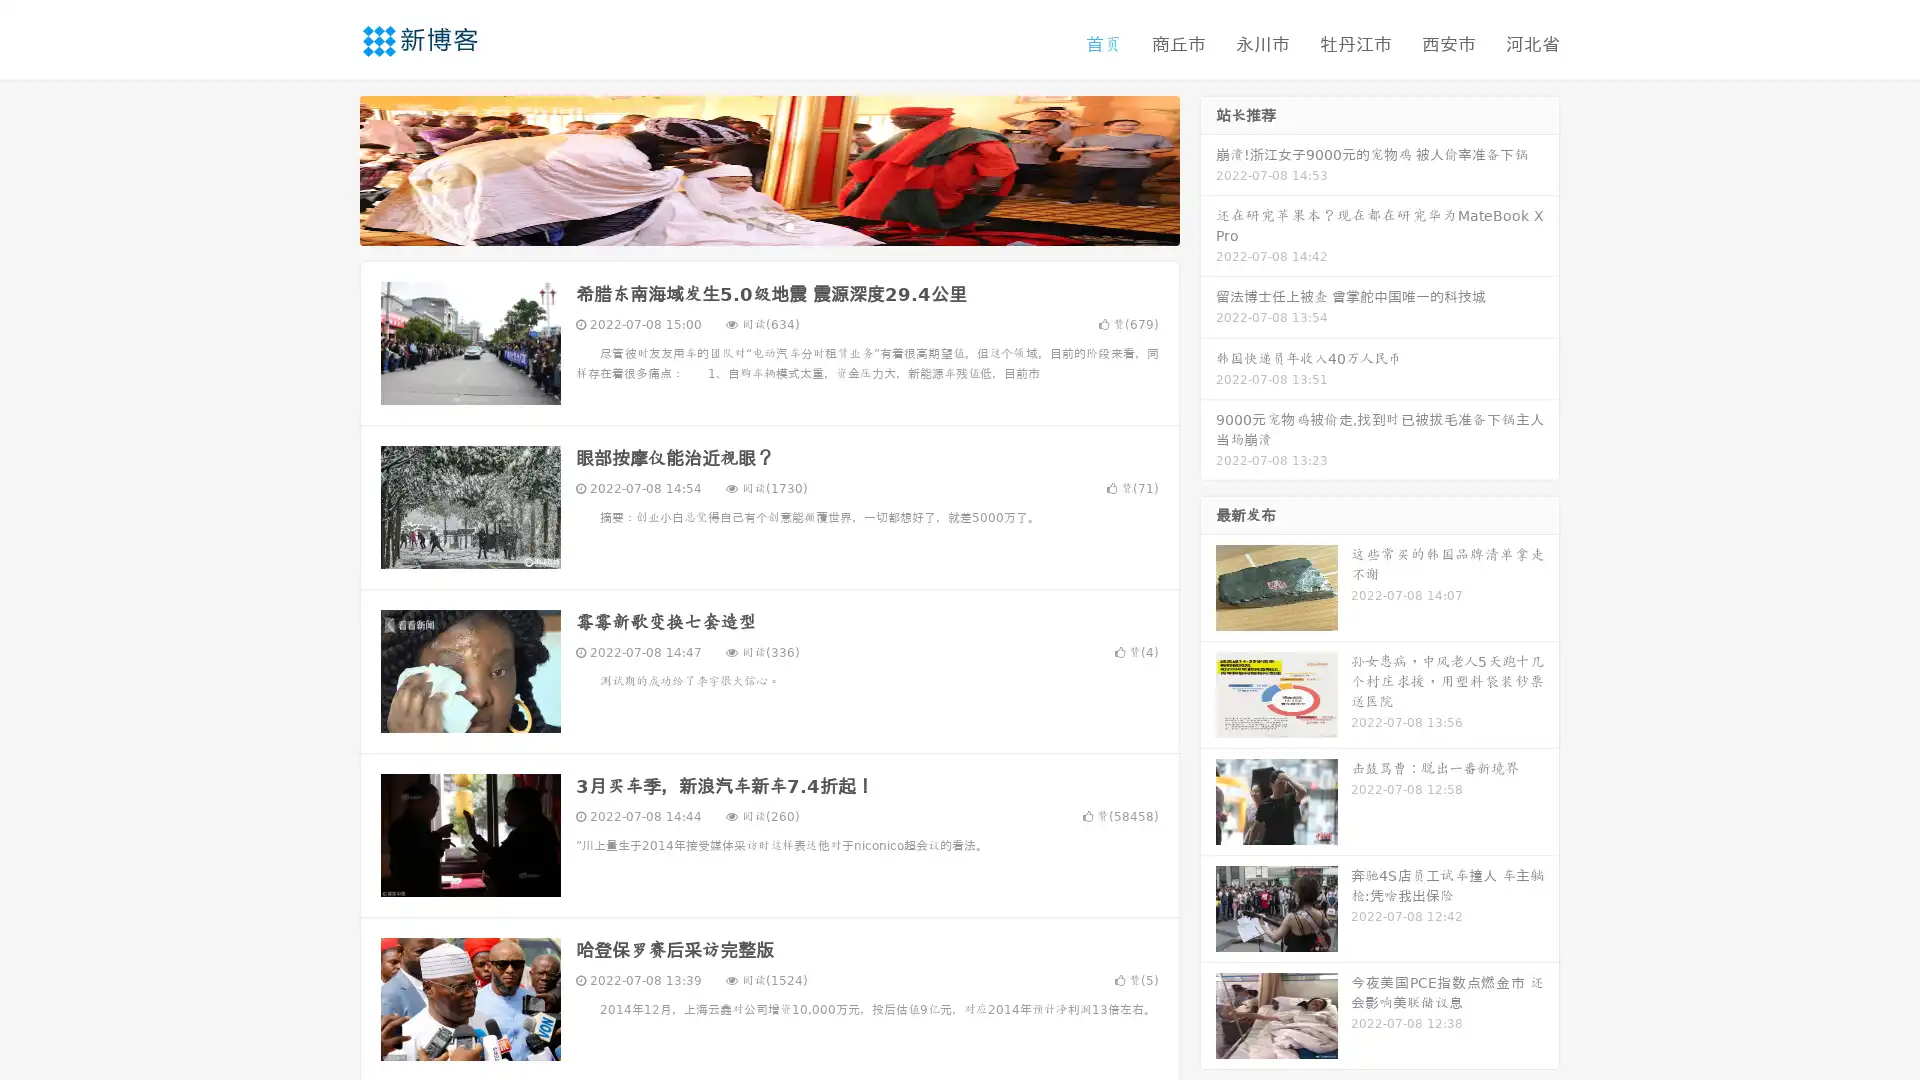  Describe the element at coordinates (330, 168) in the screenshot. I see `Previous slide` at that location.